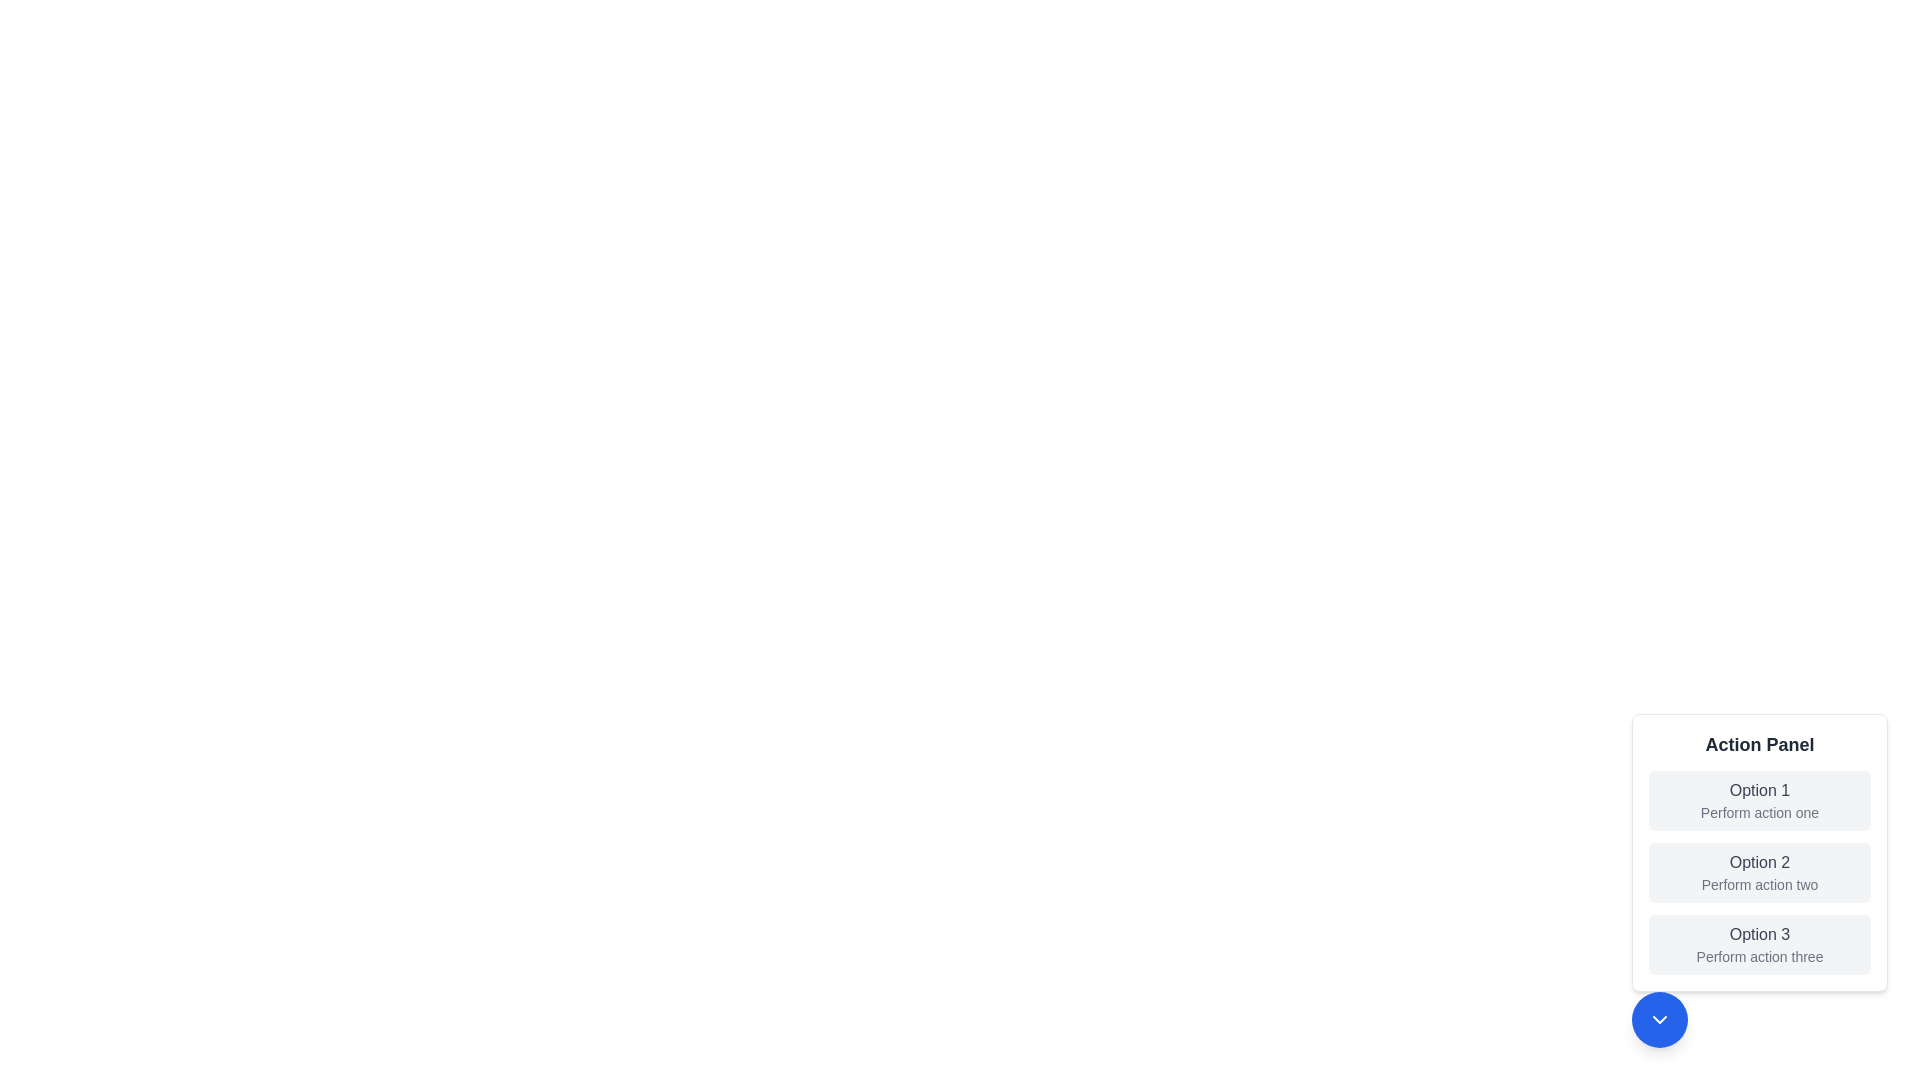  Describe the element at coordinates (1760, 852) in the screenshot. I see `the highlighted option 'Option 2' in the action panel` at that location.